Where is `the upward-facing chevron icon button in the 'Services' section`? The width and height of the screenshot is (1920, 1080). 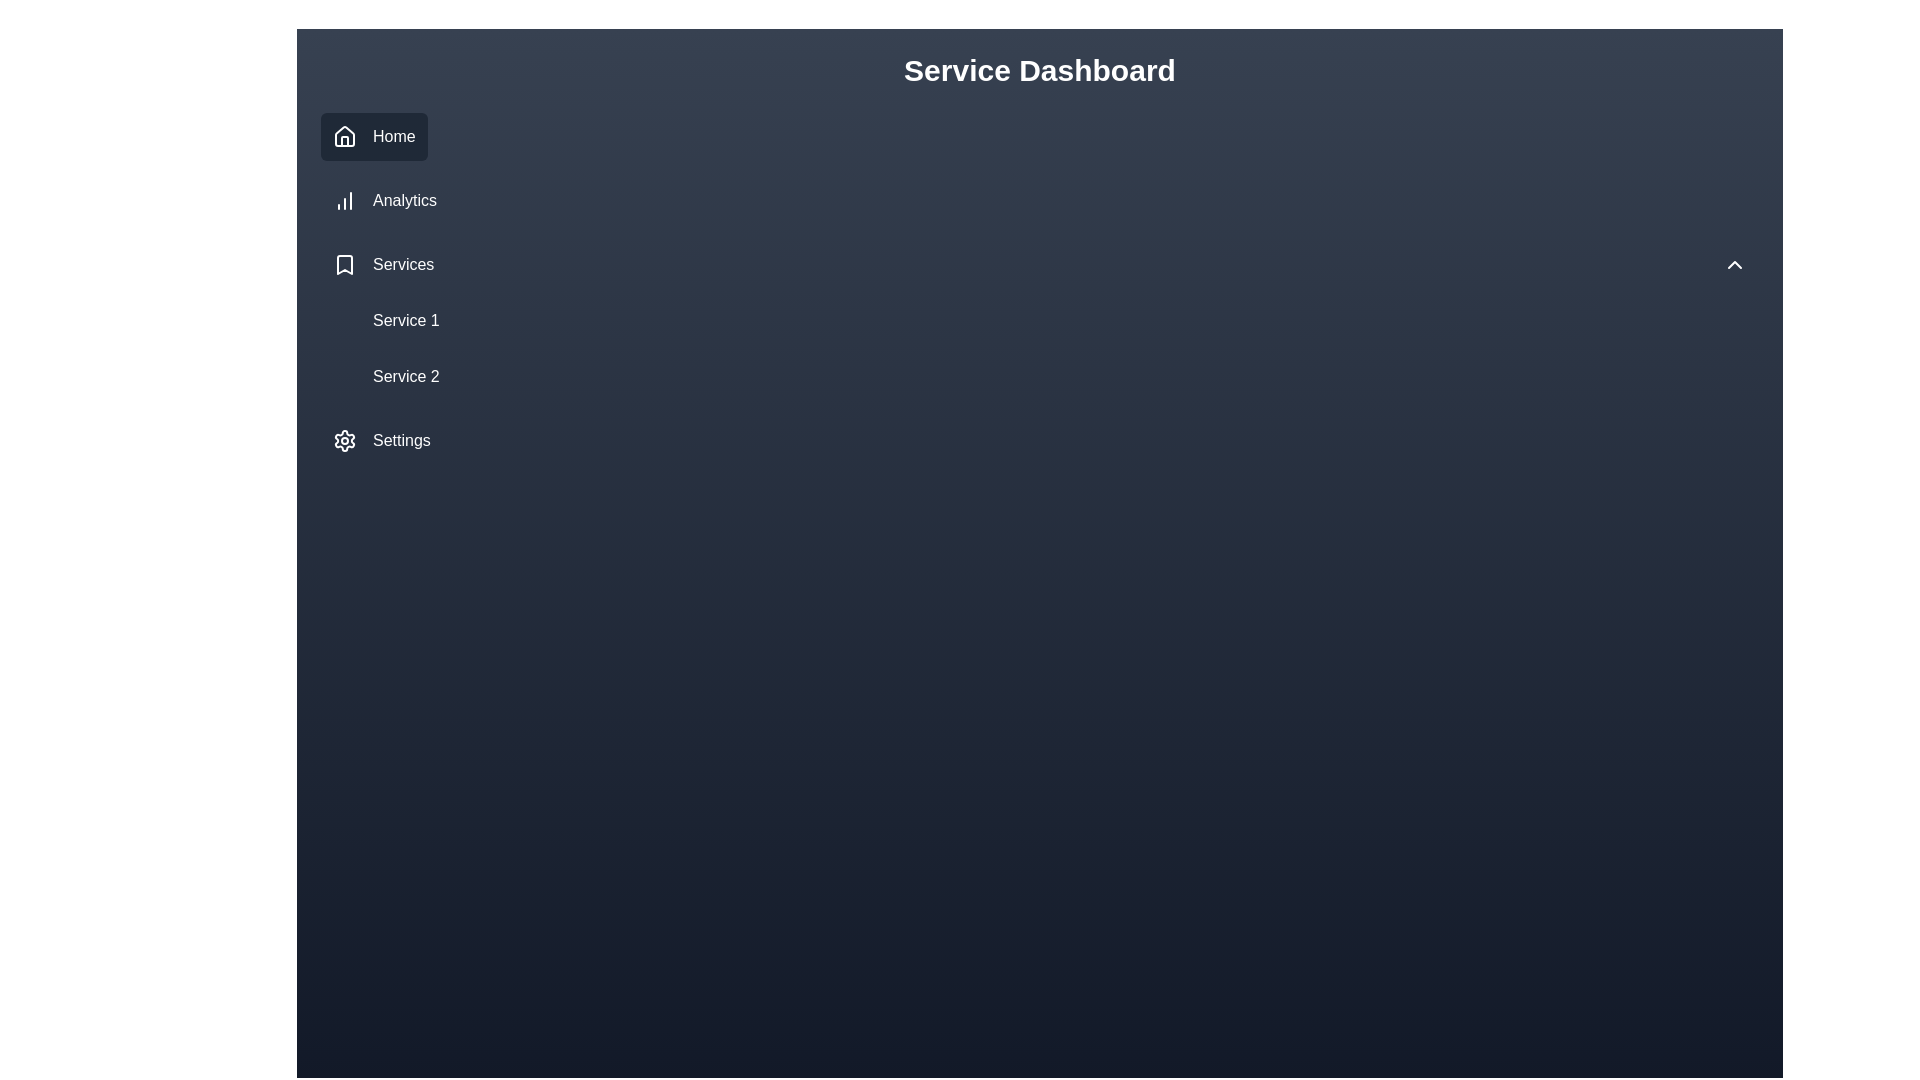 the upward-facing chevron icon button in the 'Services' section is located at coordinates (1733, 264).